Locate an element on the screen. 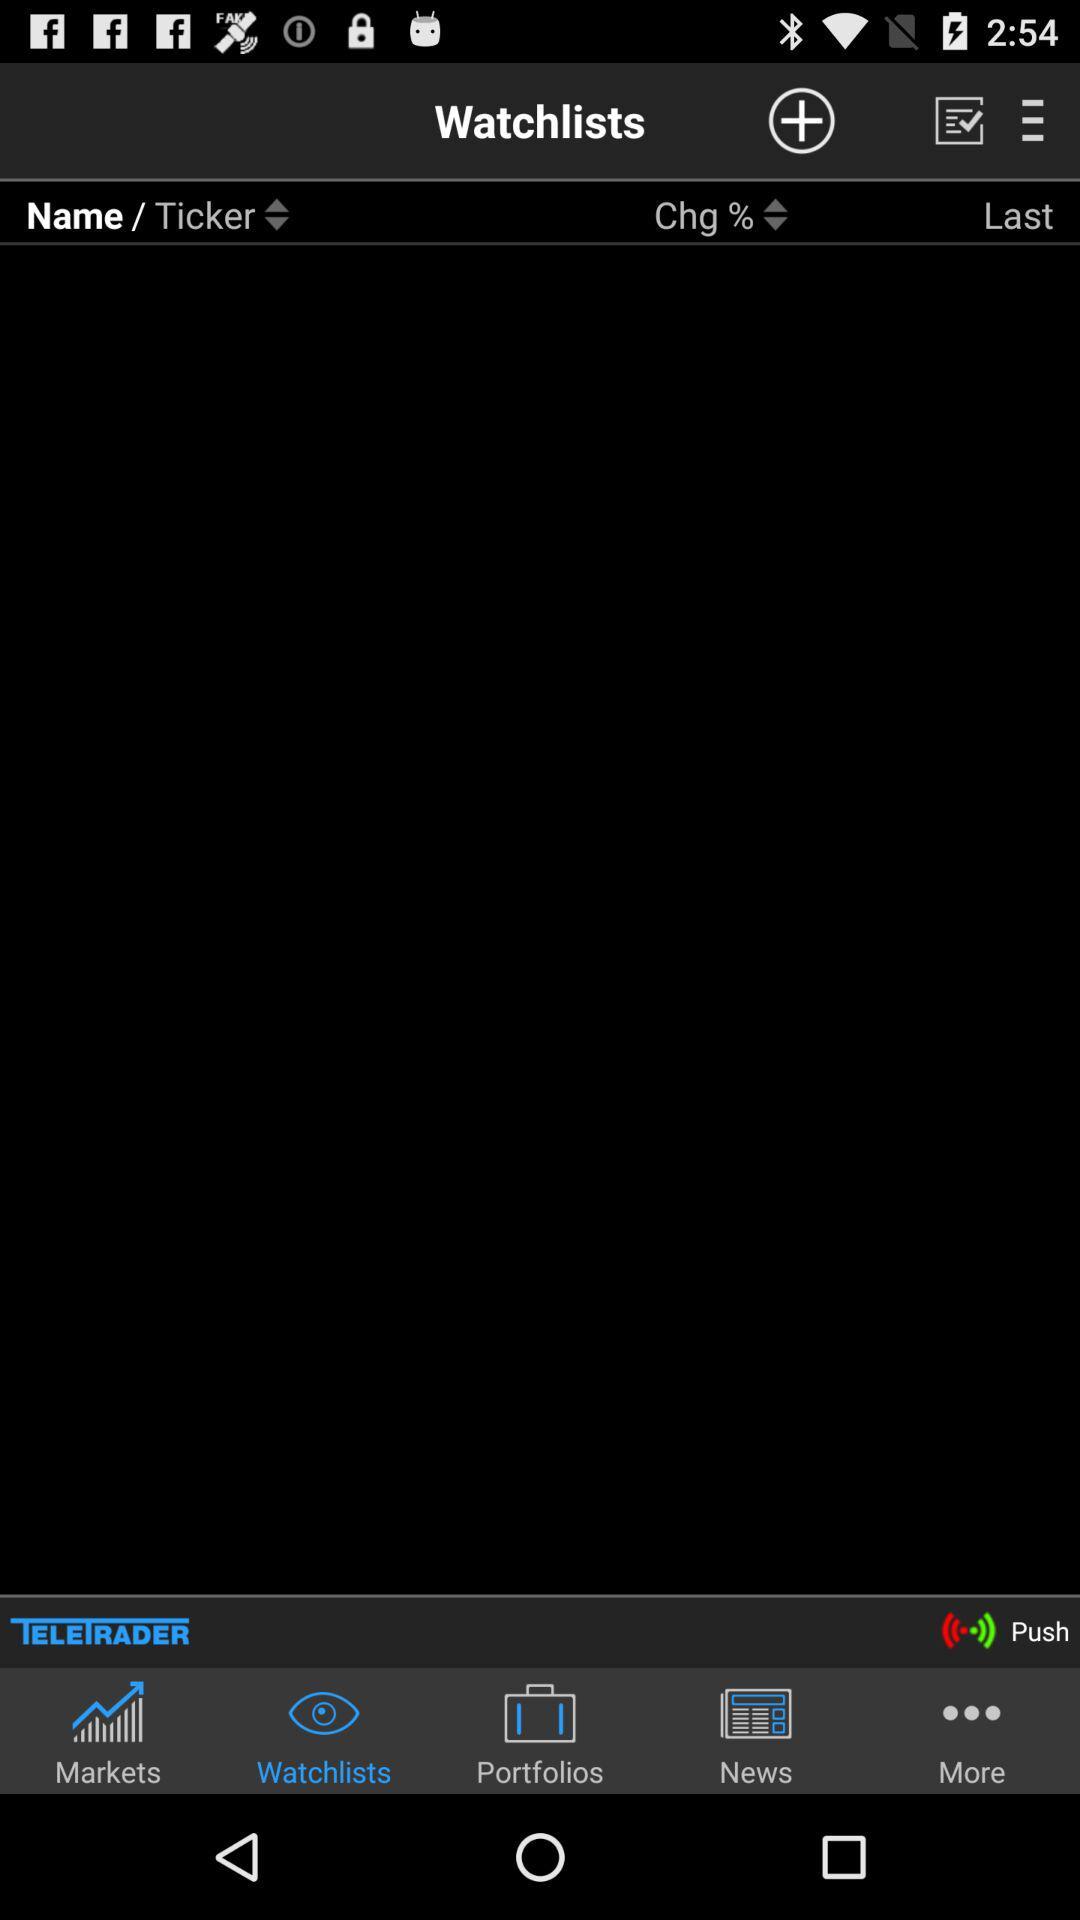 The image size is (1080, 1920). the check icon is located at coordinates (958, 128).